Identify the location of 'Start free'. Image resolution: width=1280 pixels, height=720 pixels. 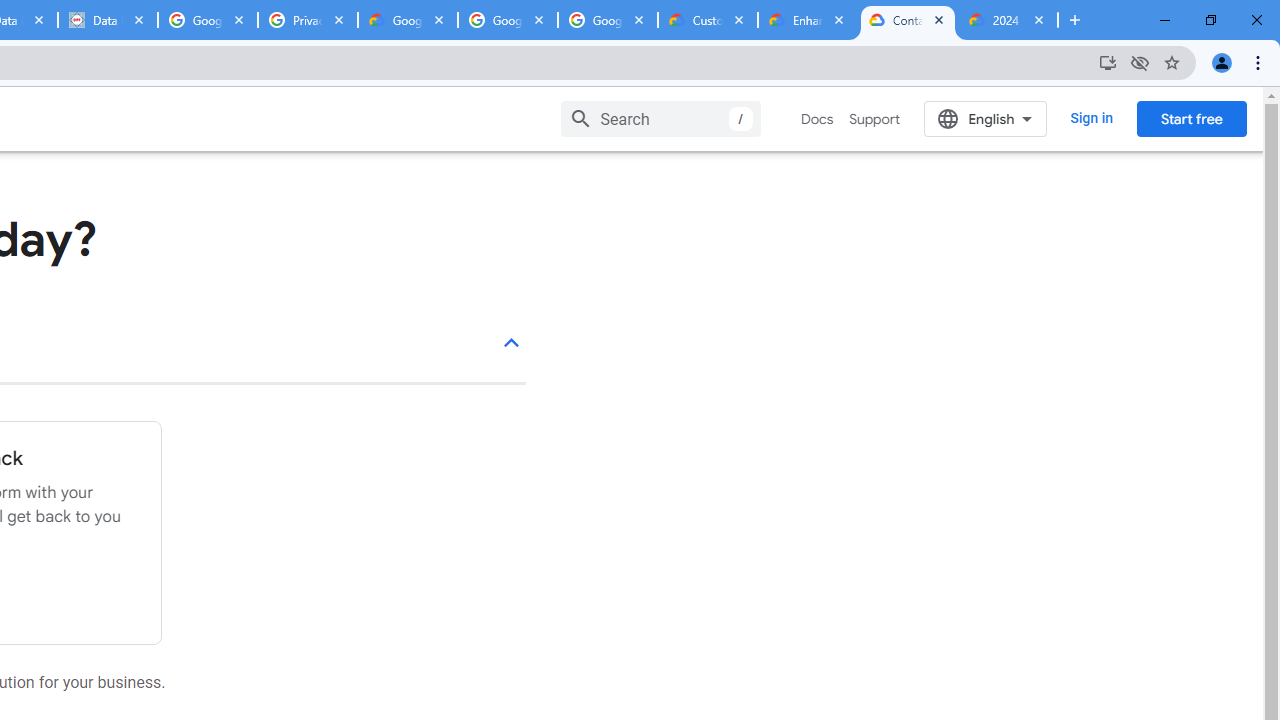
(1191, 118).